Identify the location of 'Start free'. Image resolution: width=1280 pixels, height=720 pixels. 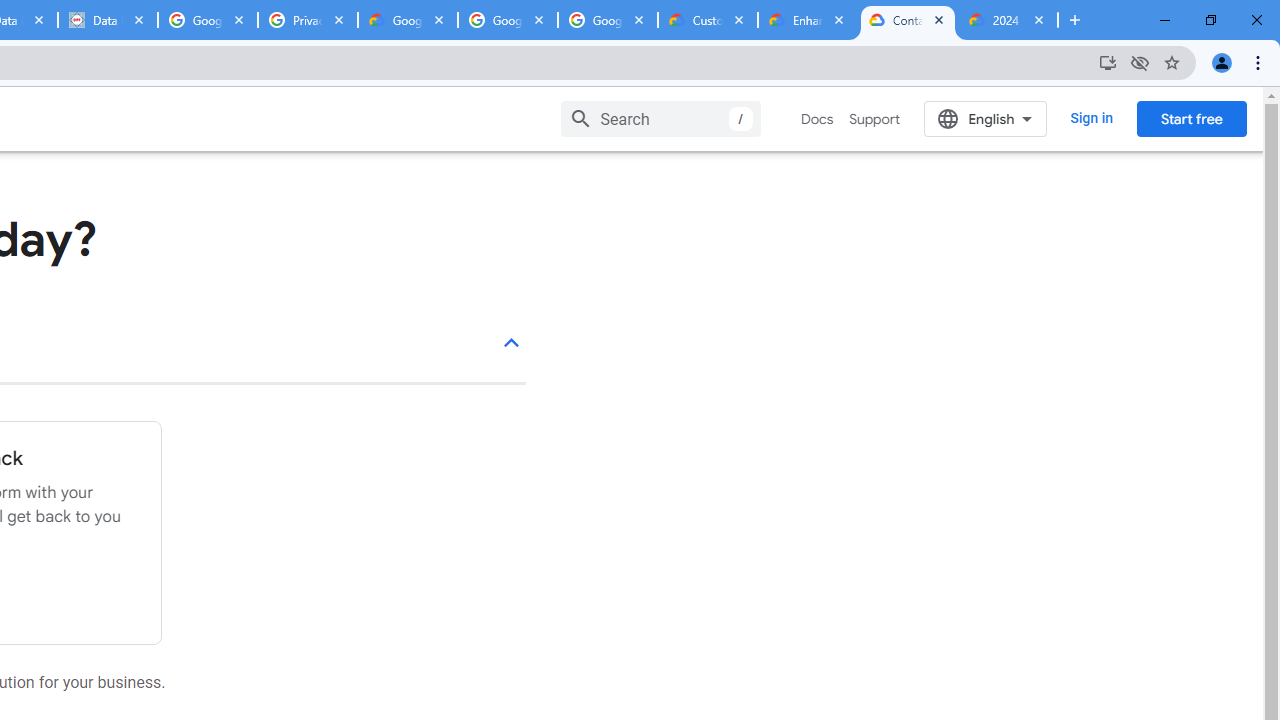
(1191, 118).